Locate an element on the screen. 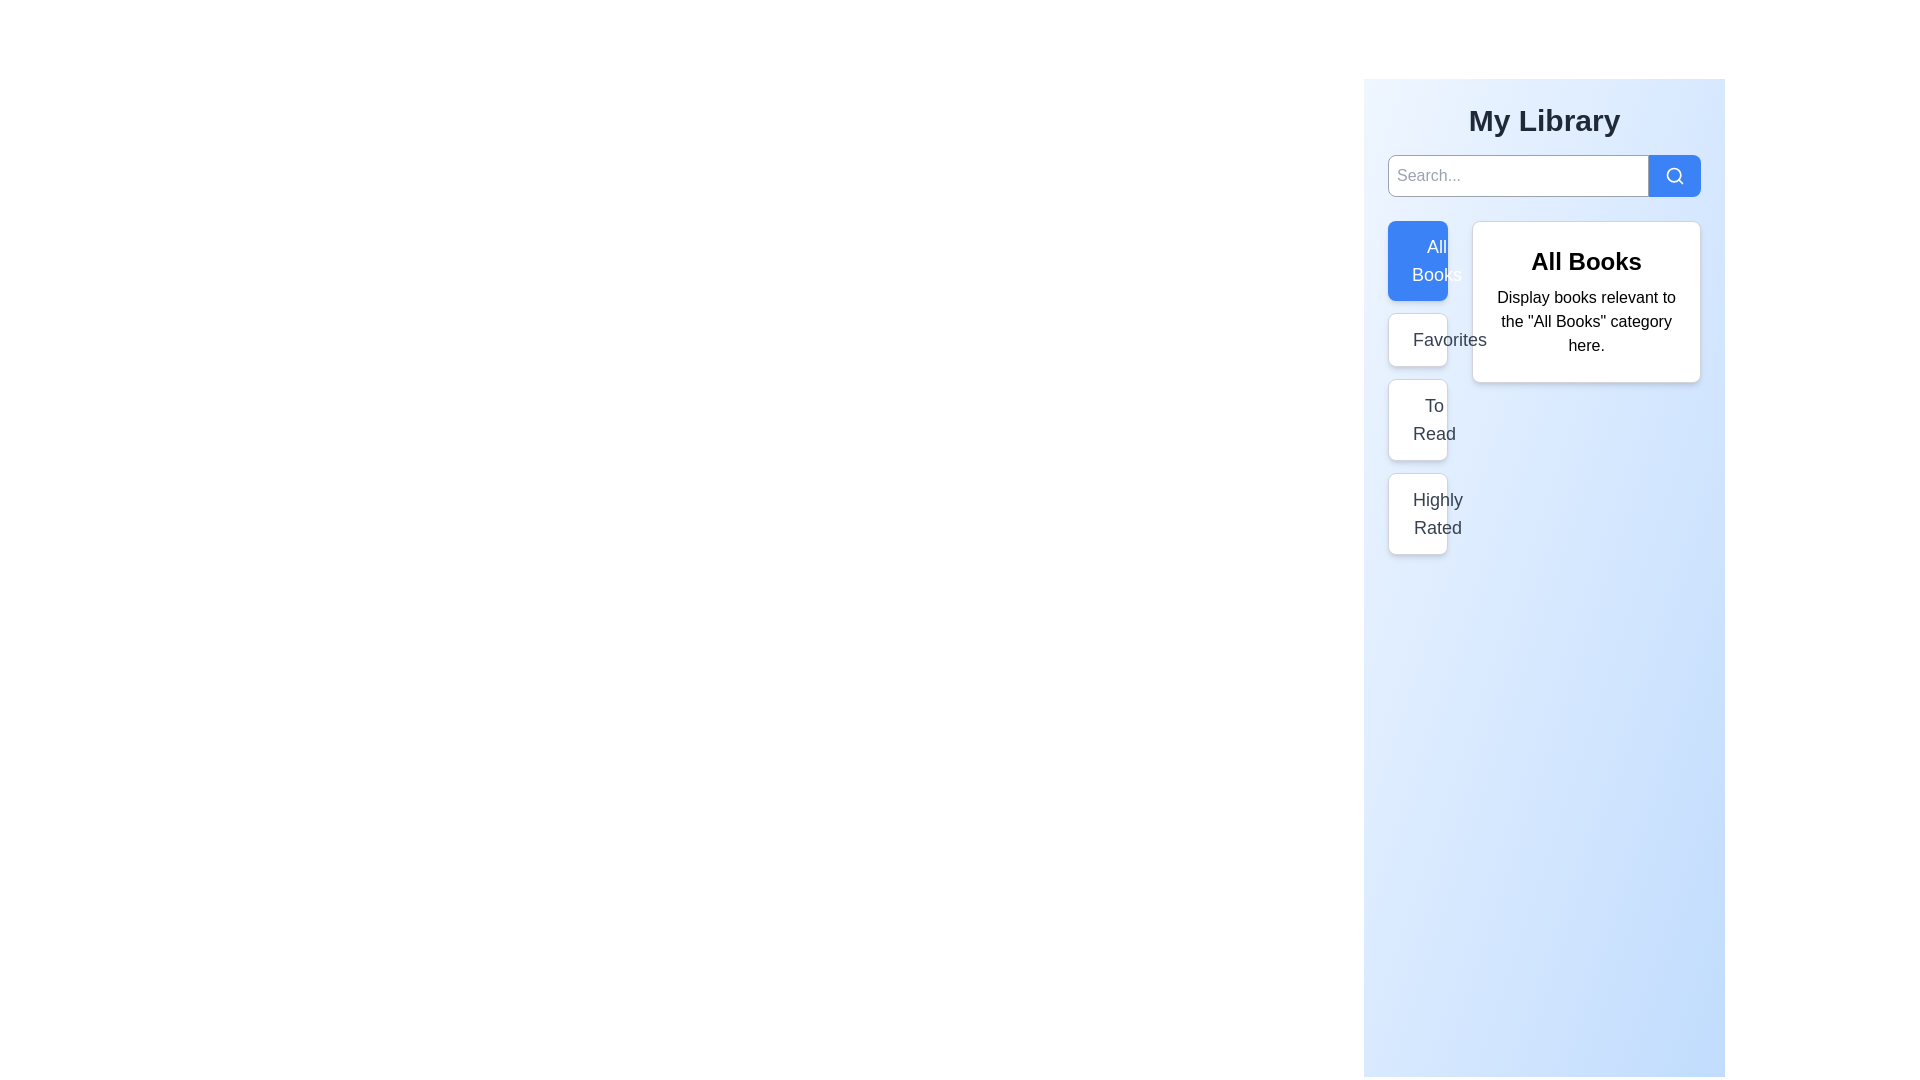  the 'To Read' button located is located at coordinates (1416, 388).